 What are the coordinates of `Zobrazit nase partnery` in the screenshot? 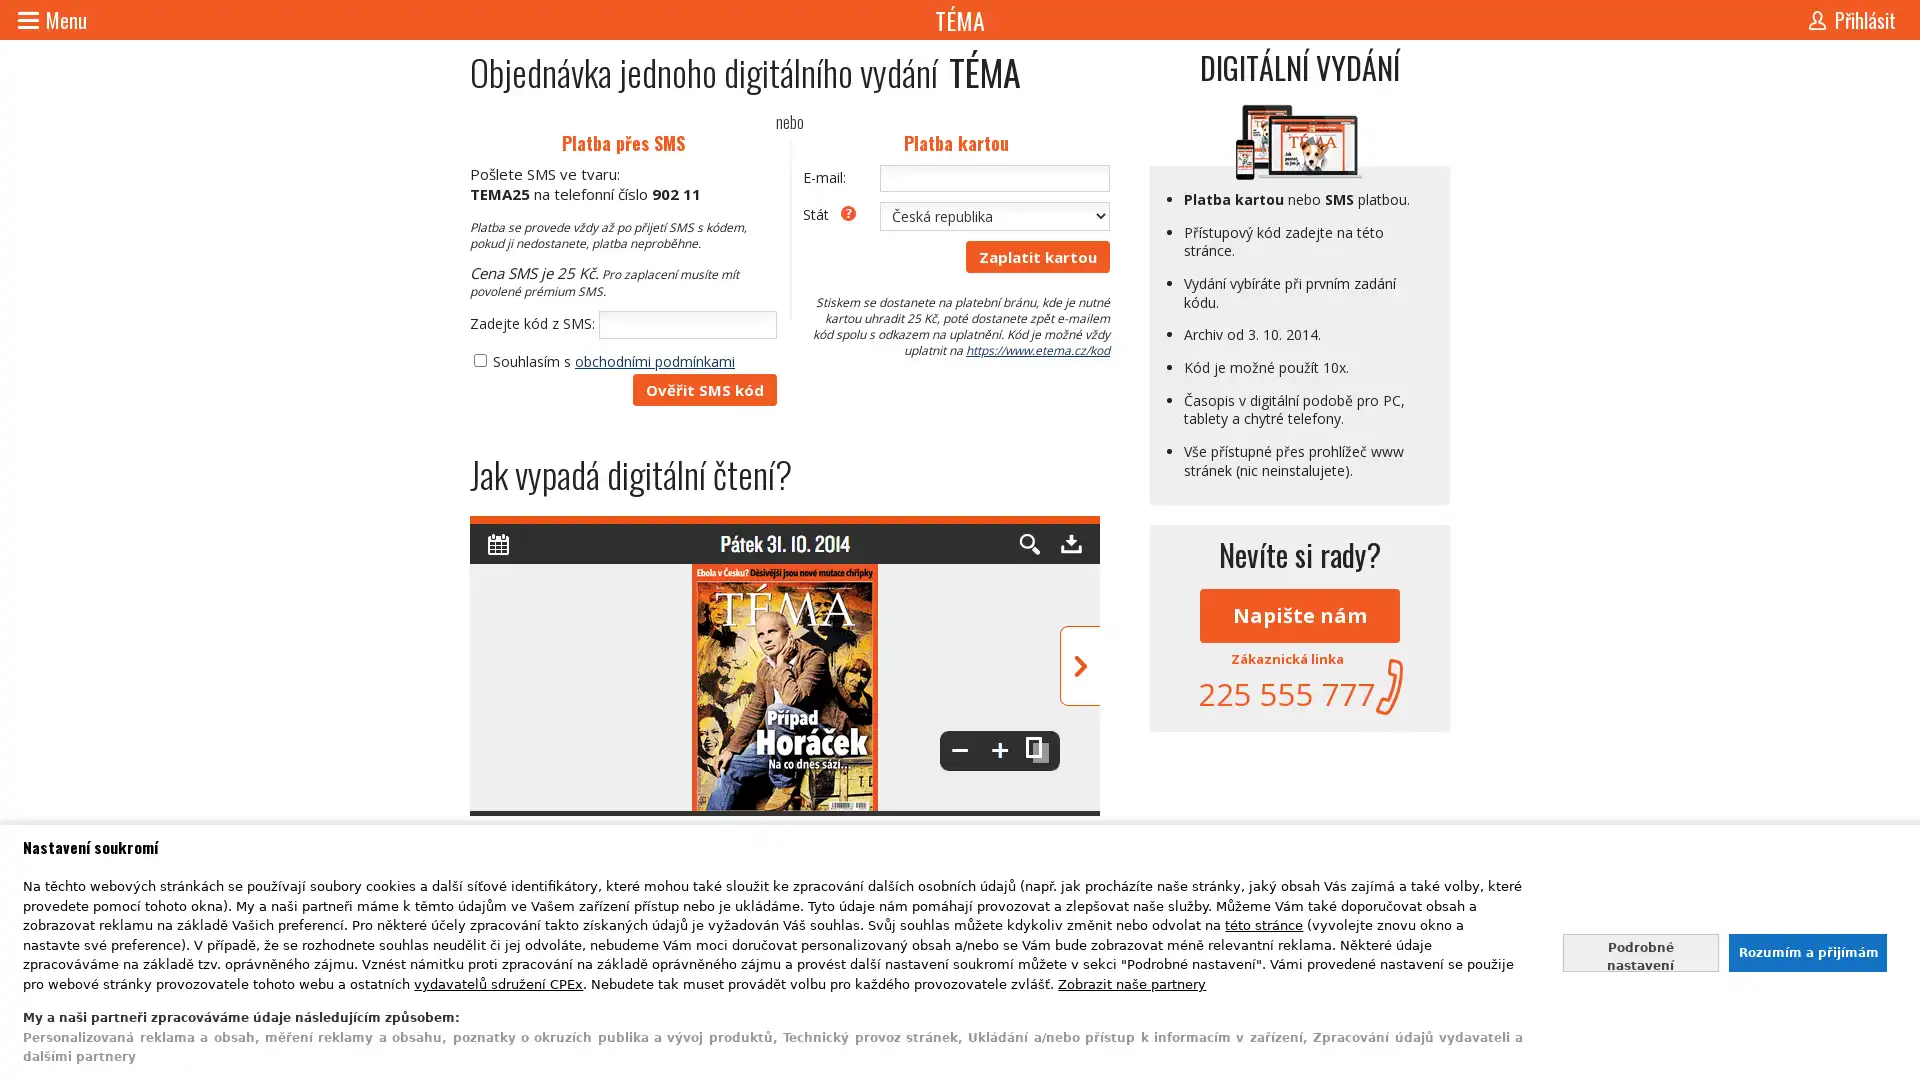 It's located at (1132, 982).